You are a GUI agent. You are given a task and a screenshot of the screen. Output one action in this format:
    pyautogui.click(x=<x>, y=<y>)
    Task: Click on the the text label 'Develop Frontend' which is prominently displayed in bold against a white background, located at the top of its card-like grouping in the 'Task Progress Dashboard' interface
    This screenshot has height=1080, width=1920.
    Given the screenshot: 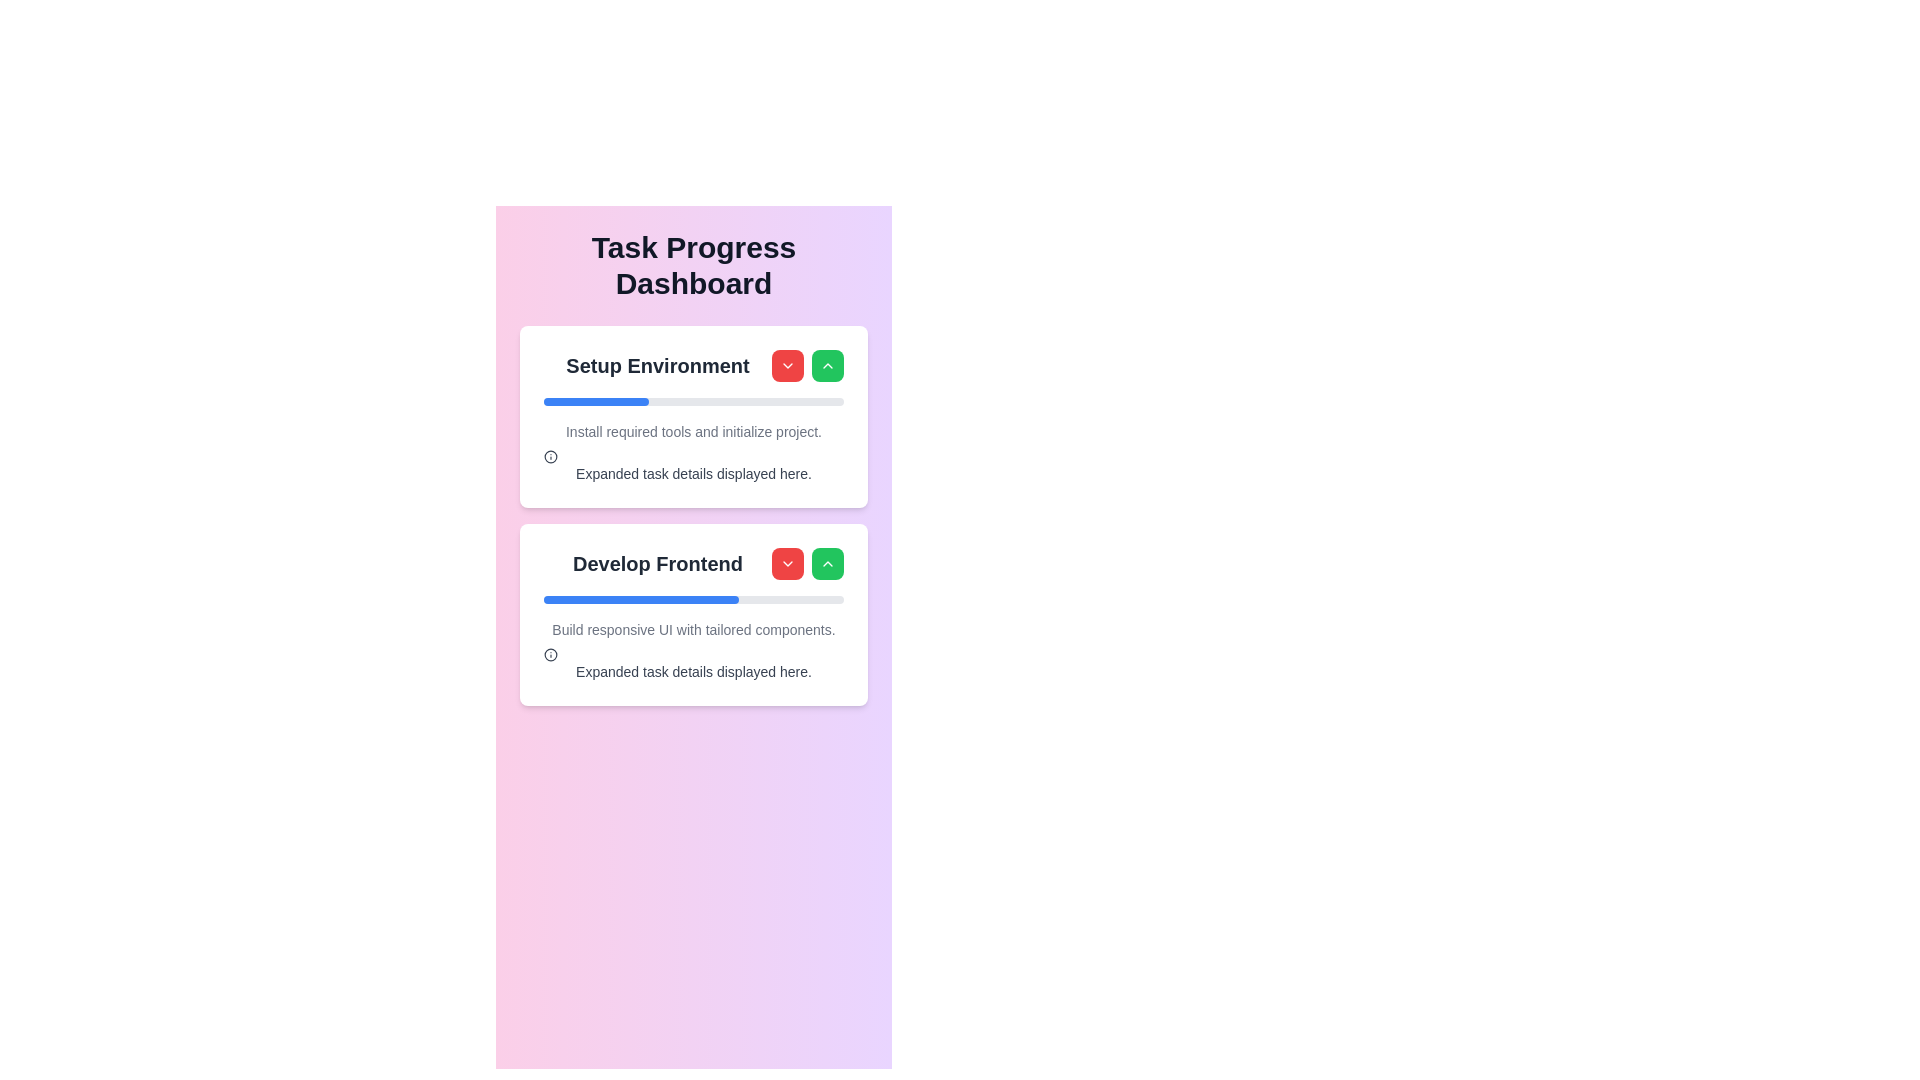 What is the action you would take?
    pyautogui.click(x=657, y=563)
    